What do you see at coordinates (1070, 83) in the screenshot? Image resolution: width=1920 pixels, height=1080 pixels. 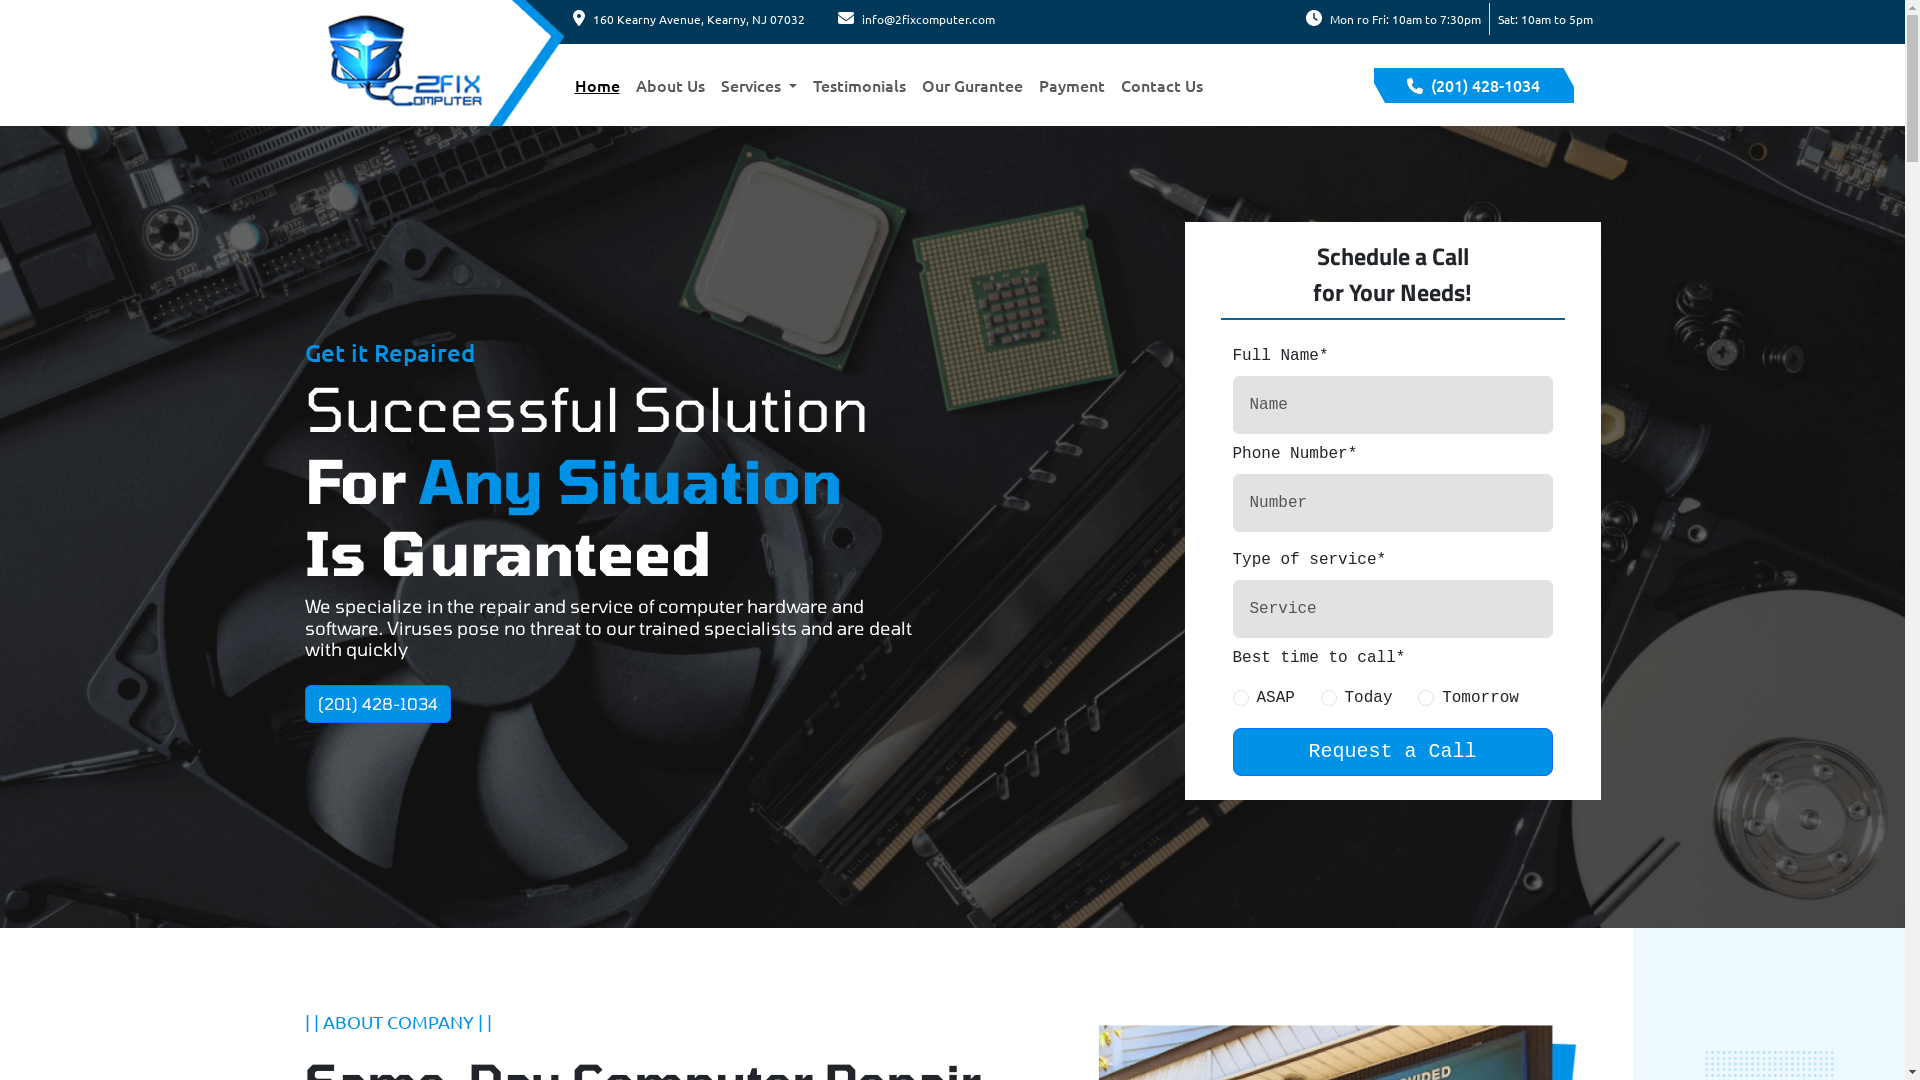 I see `'Payment'` at bounding box center [1070, 83].